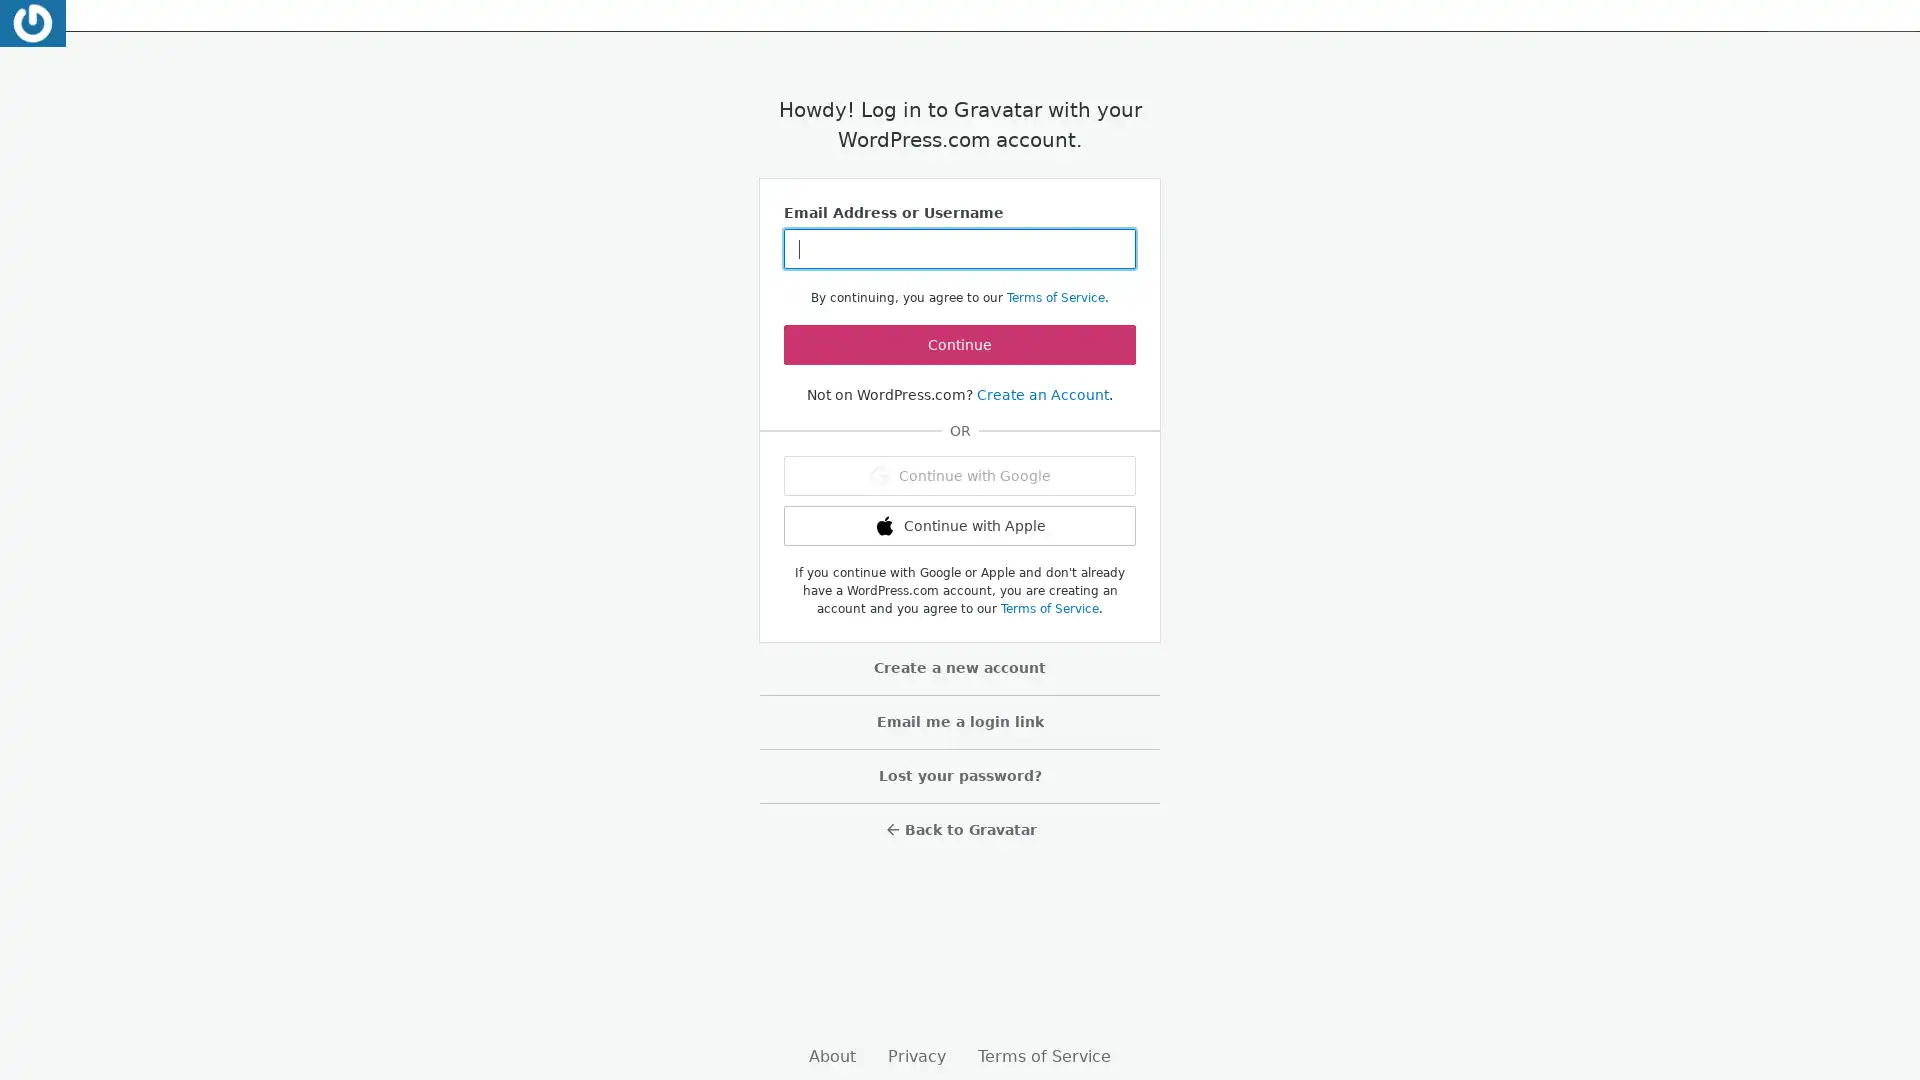 The width and height of the screenshot is (1920, 1080). I want to click on Continue with Apple, so click(960, 524).